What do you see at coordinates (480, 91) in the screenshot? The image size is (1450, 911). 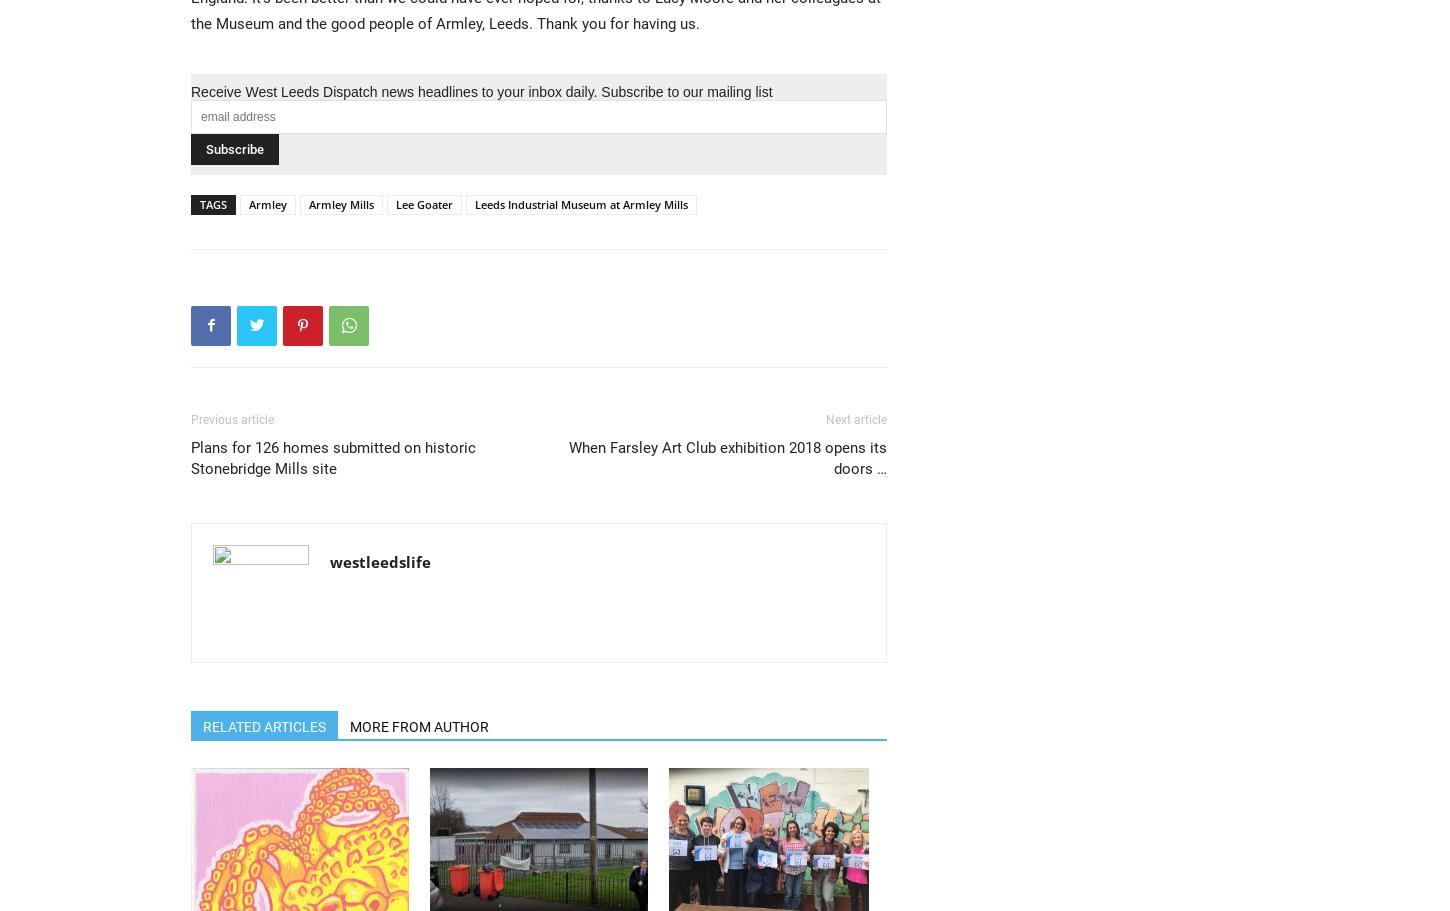 I see `'Receive West Leeds Dispatch news headlines to your inbox daily. Subscribe to our mailing list'` at bounding box center [480, 91].